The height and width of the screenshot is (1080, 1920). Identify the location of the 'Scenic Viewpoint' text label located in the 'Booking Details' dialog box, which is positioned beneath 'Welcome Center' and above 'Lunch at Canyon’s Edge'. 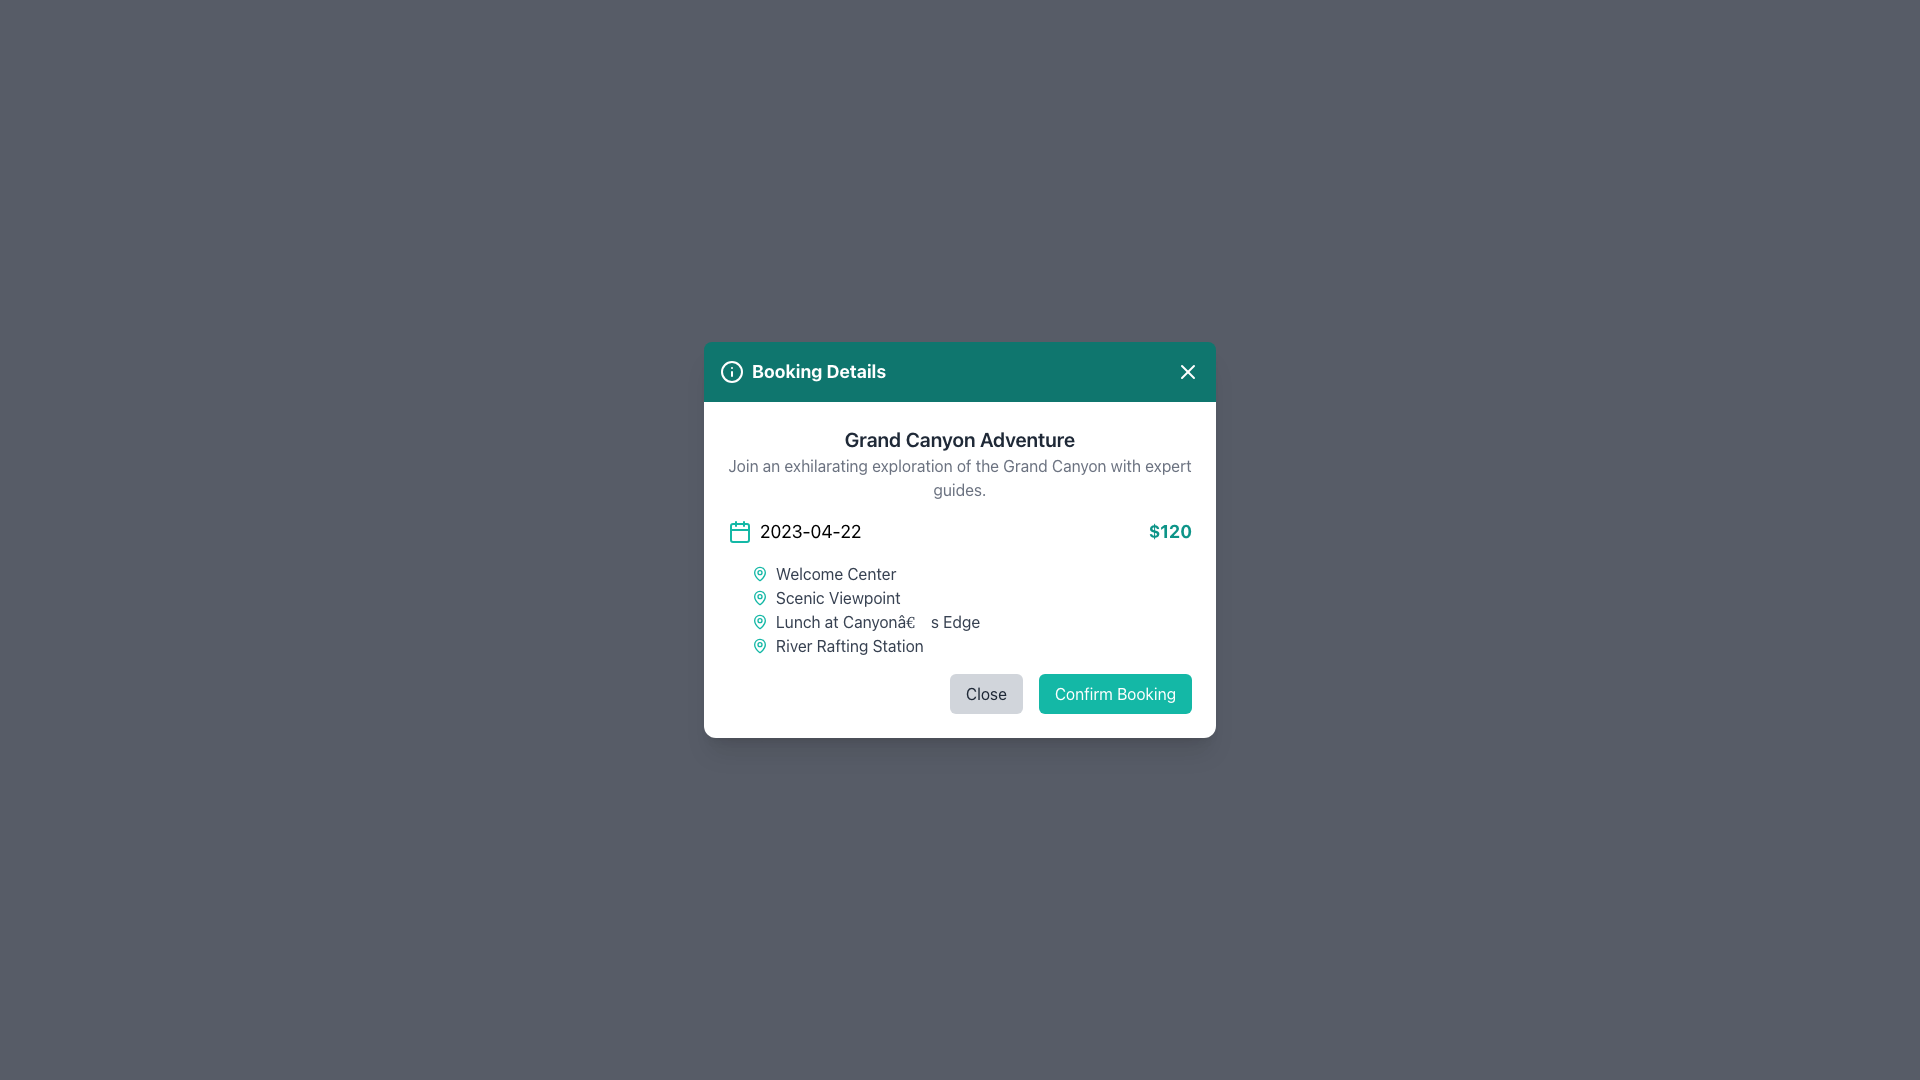
(838, 596).